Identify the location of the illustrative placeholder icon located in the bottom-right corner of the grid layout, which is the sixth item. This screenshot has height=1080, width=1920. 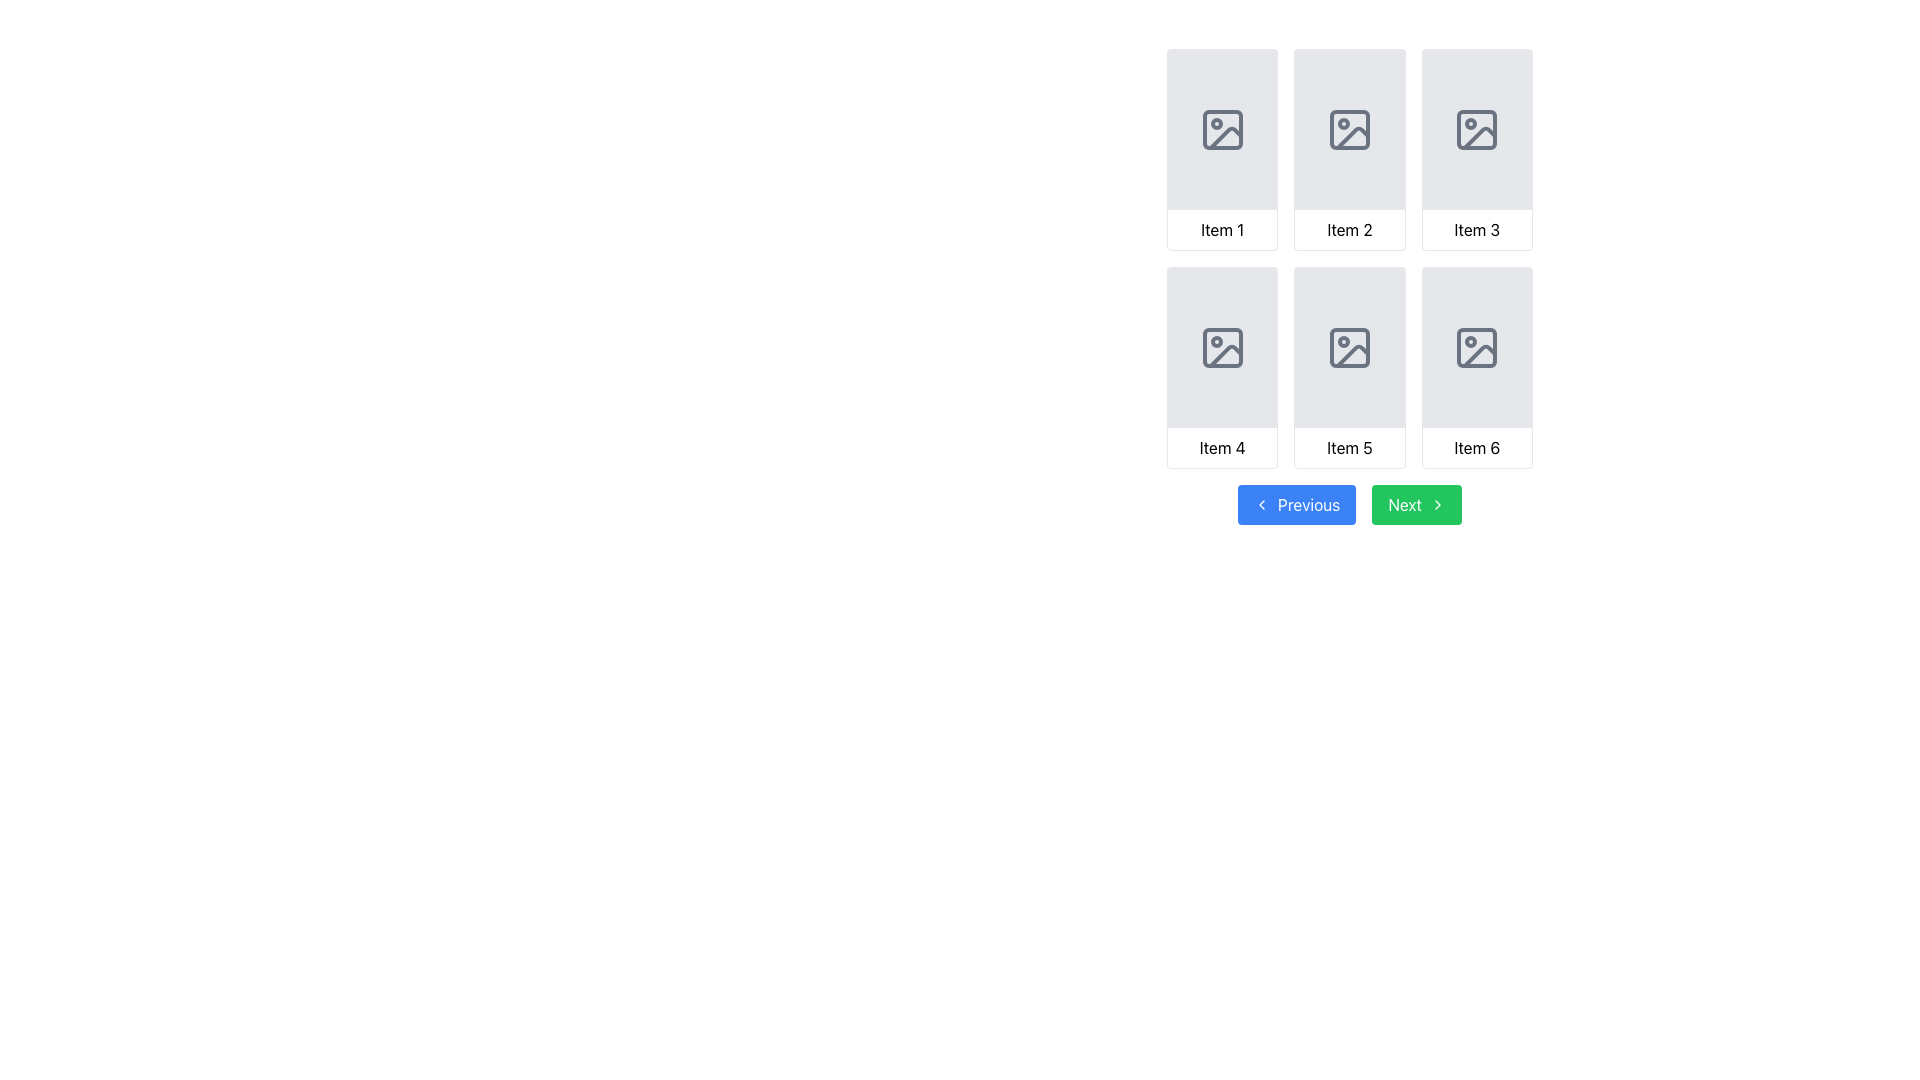
(1477, 346).